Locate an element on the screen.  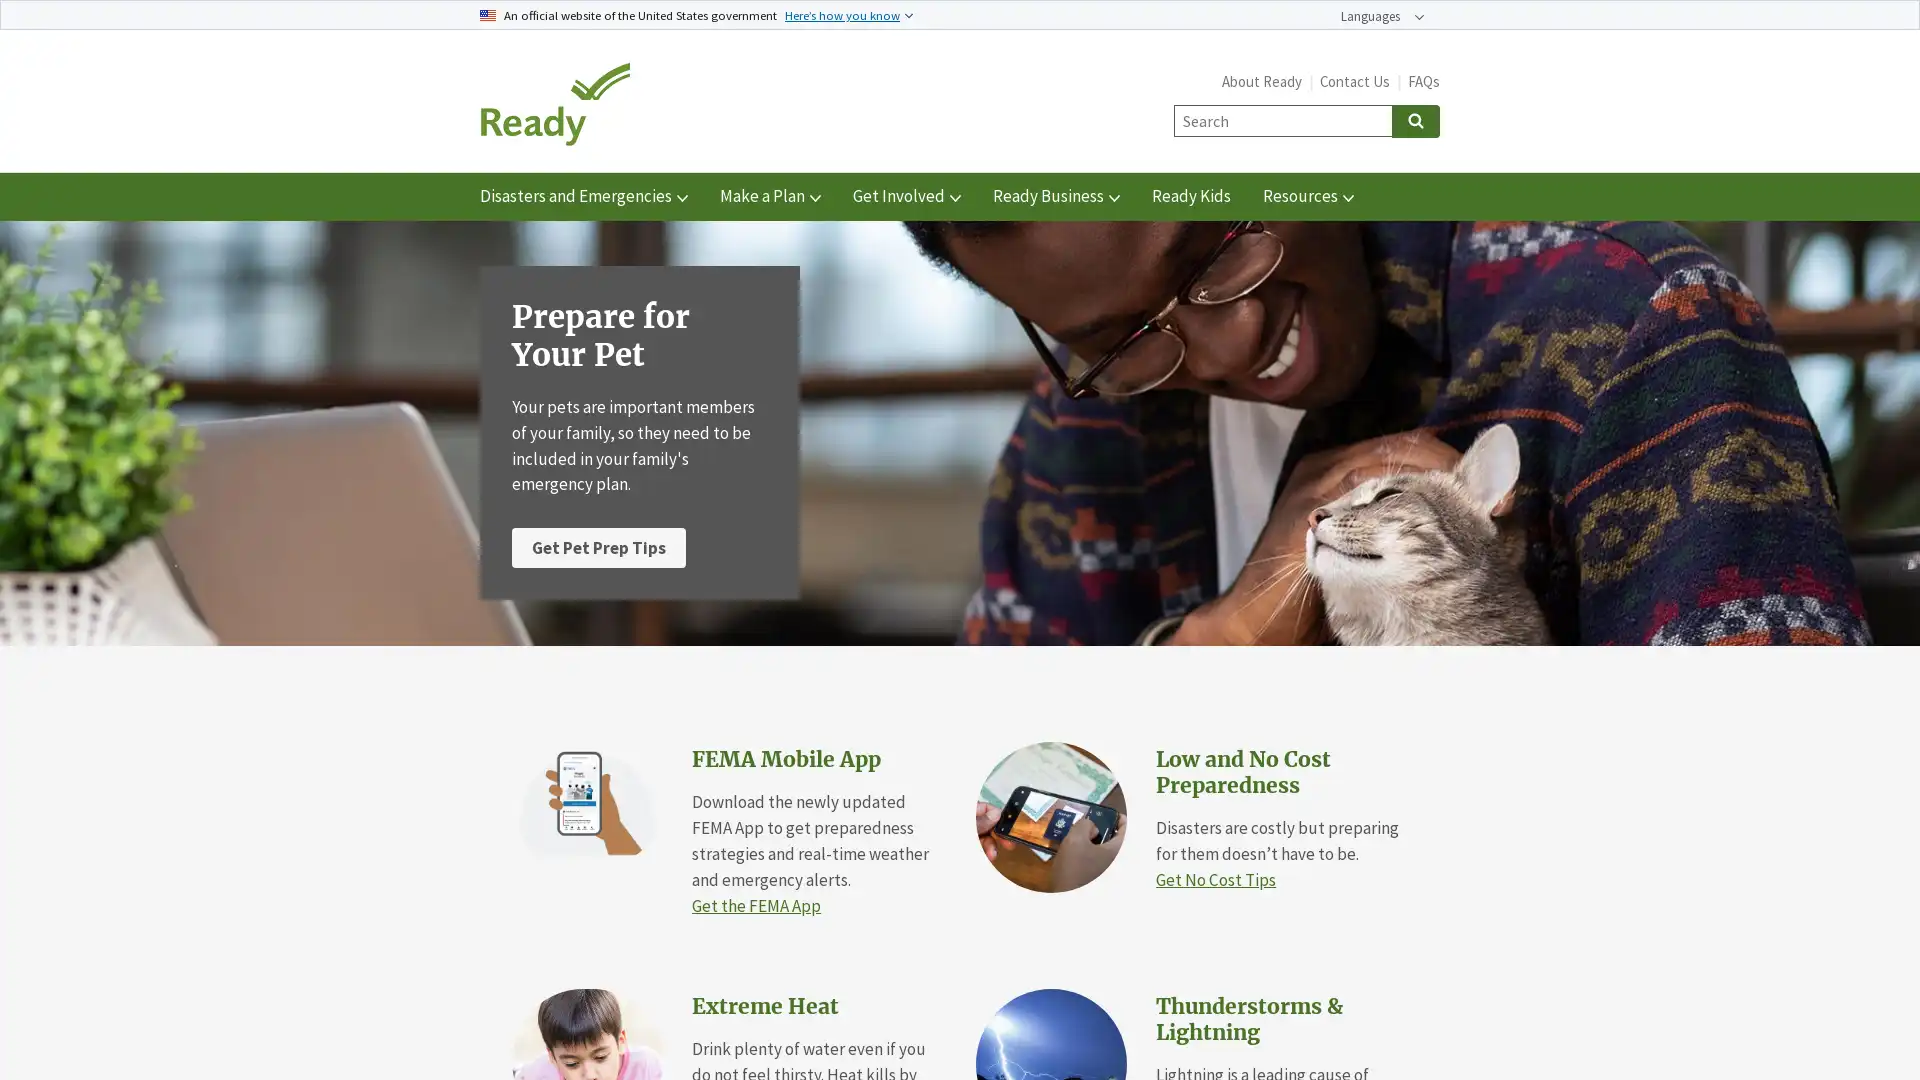
Heres how you know is located at coordinates (849, 14).